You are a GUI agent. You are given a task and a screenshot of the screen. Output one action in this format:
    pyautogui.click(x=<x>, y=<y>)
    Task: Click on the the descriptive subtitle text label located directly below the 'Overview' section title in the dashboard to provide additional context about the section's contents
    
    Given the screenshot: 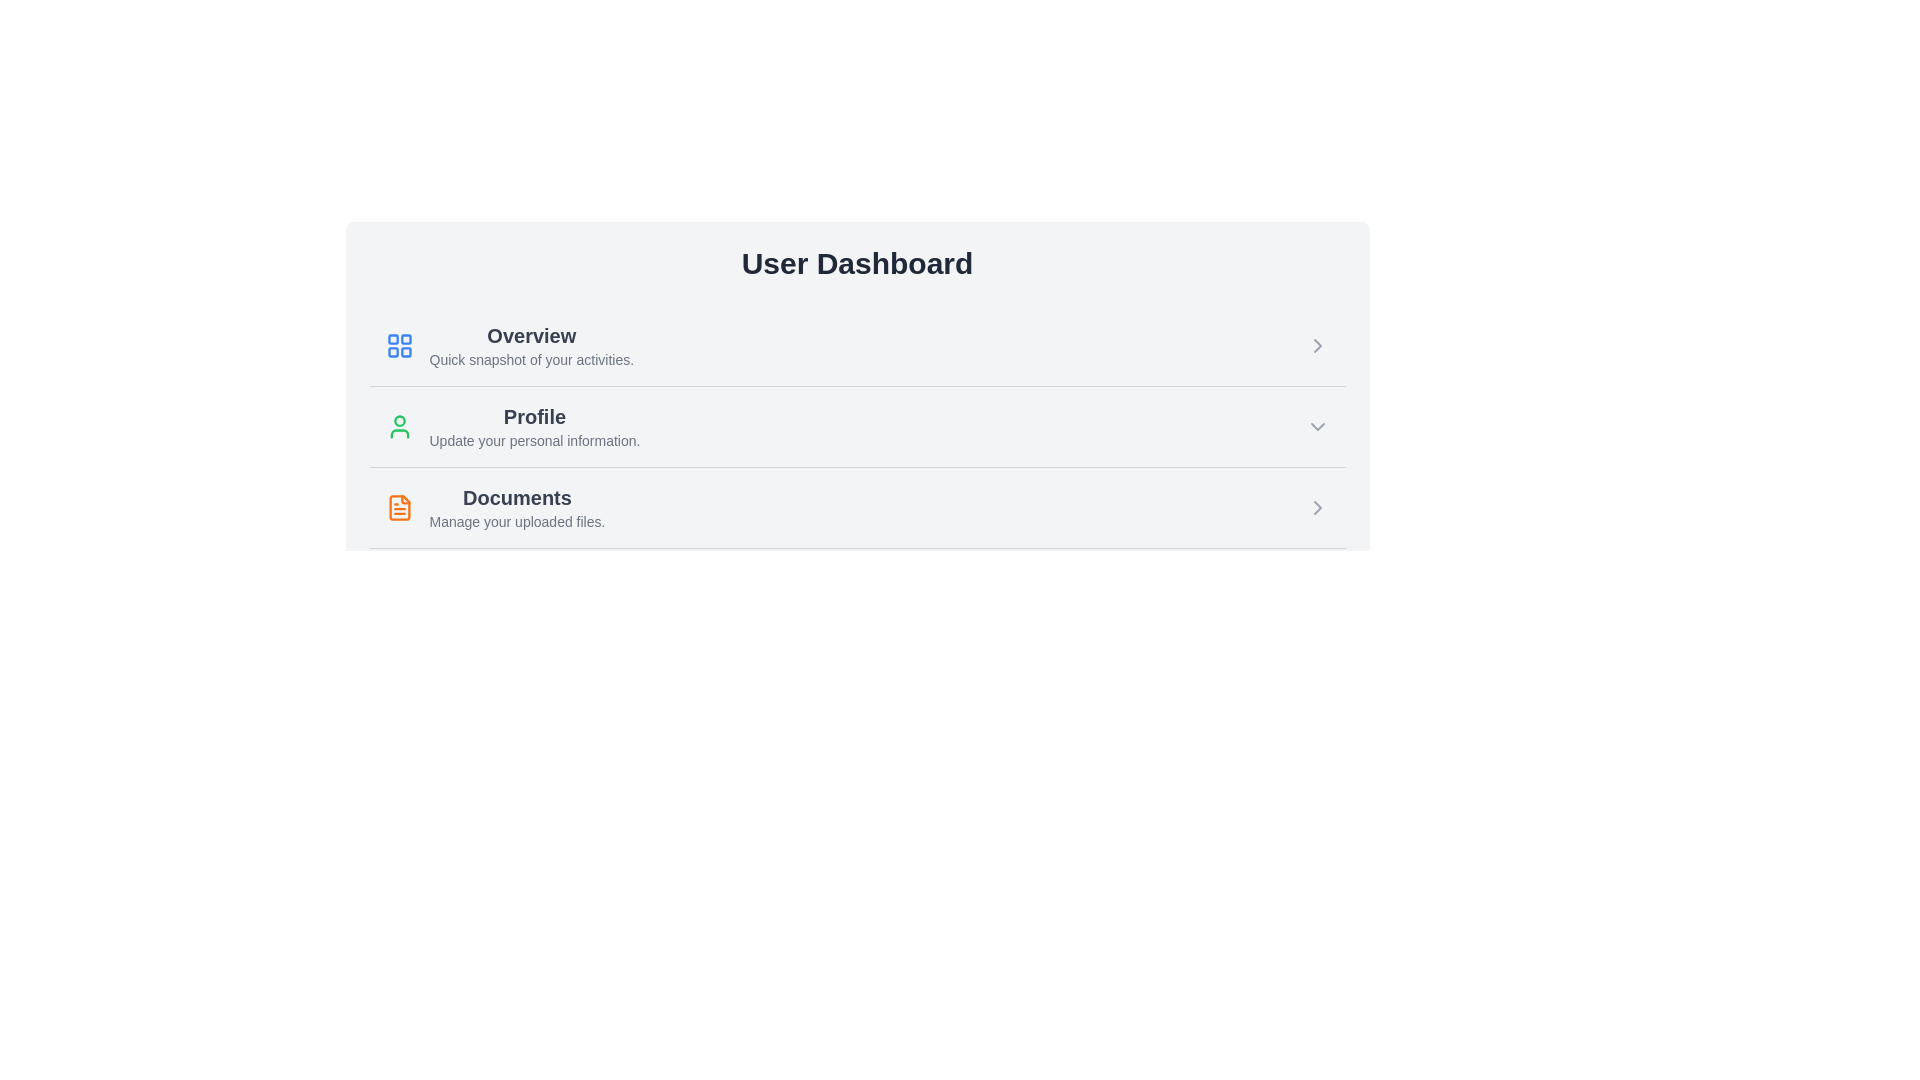 What is the action you would take?
    pyautogui.click(x=531, y=358)
    